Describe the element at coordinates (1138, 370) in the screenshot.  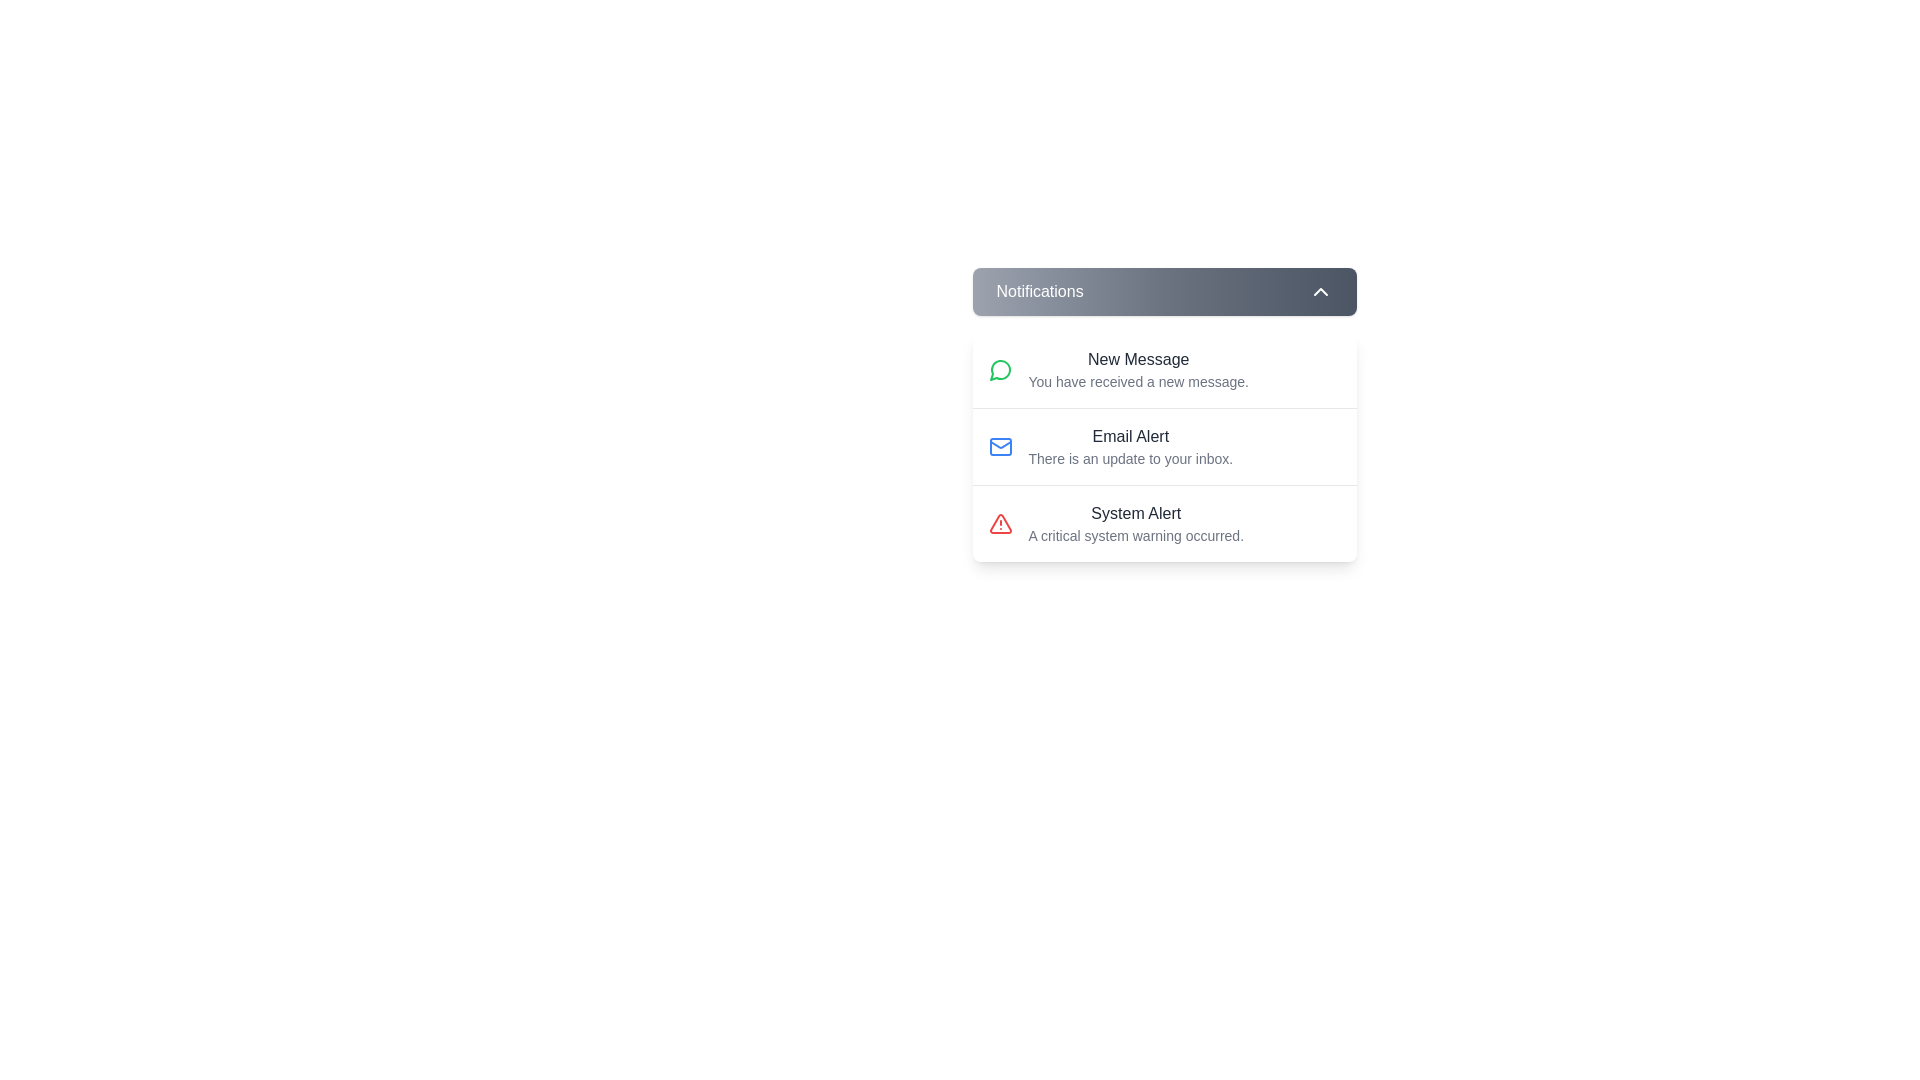
I see `the 'New Message' text display in the notification panel, which shows a bold 'New Message' and a smaller 'You have received a new message.'` at that location.